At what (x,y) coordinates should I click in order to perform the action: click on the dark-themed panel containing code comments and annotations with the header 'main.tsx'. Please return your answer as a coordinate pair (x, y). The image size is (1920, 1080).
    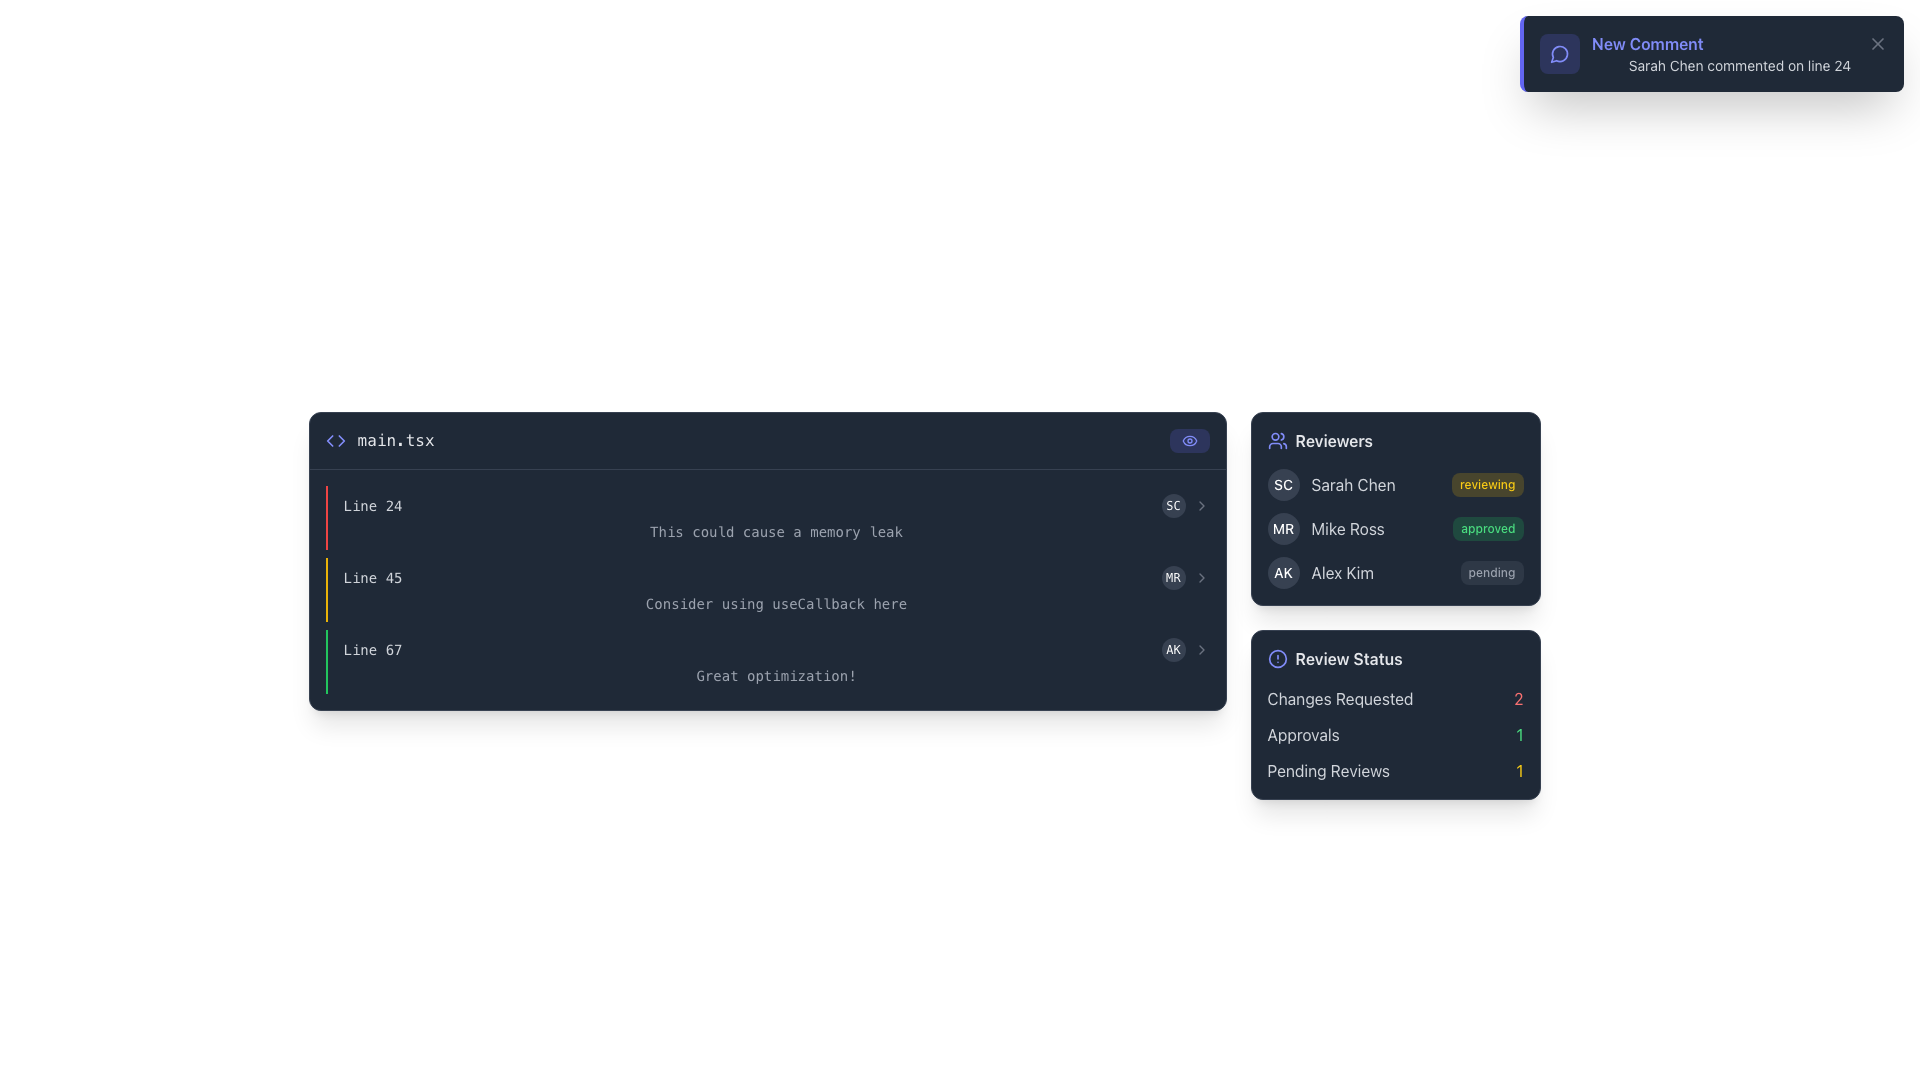
    Looking at the image, I should click on (766, 604).